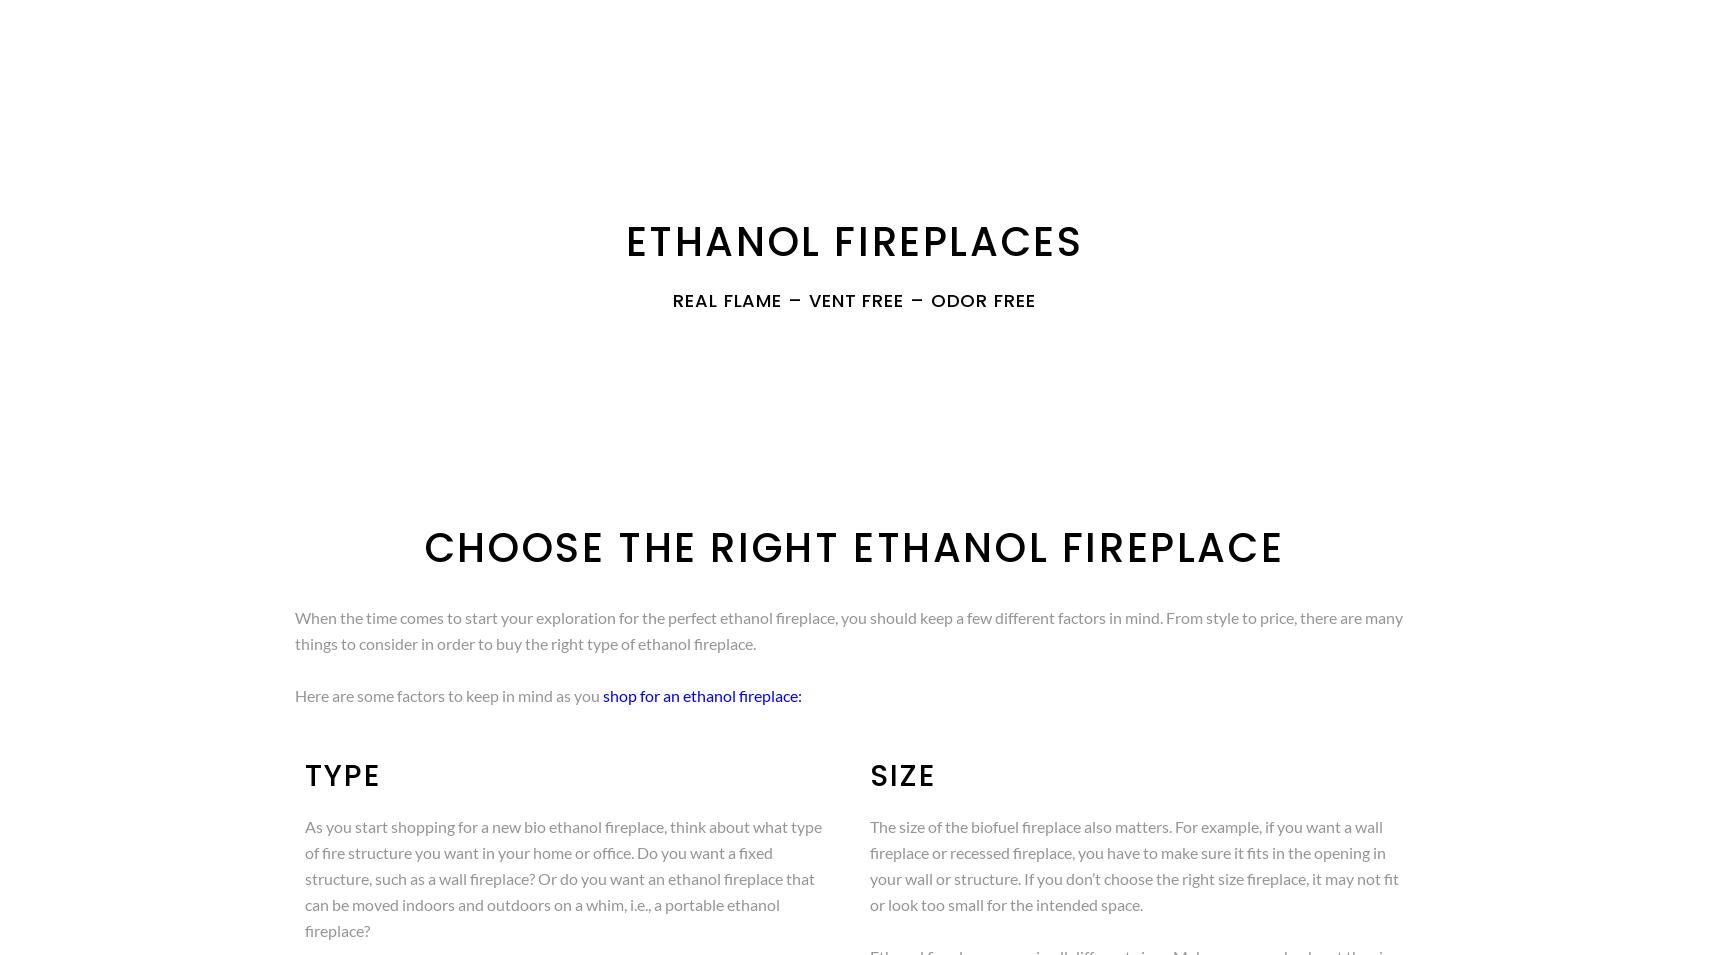  I want to click on 'Real Flame – Vent Free – Odor Free', so click(852, 299).